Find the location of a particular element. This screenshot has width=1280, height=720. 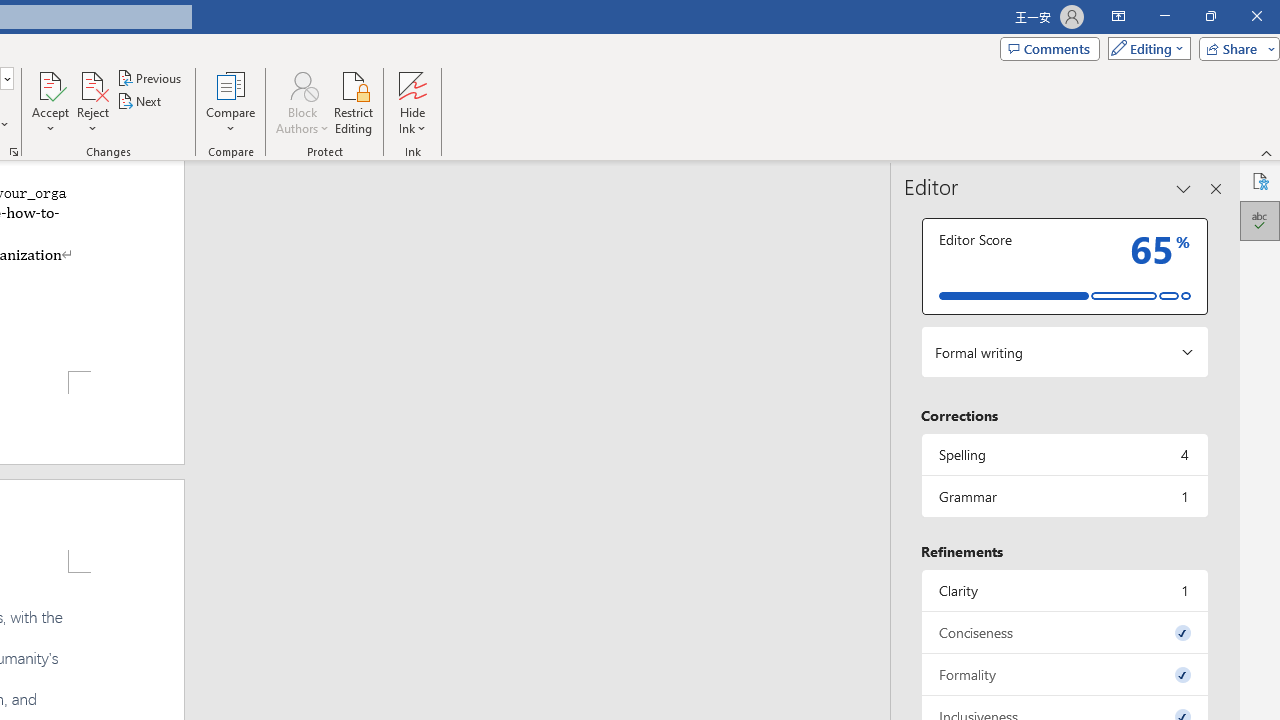

'Accept' is located at coordinates (50, 103).